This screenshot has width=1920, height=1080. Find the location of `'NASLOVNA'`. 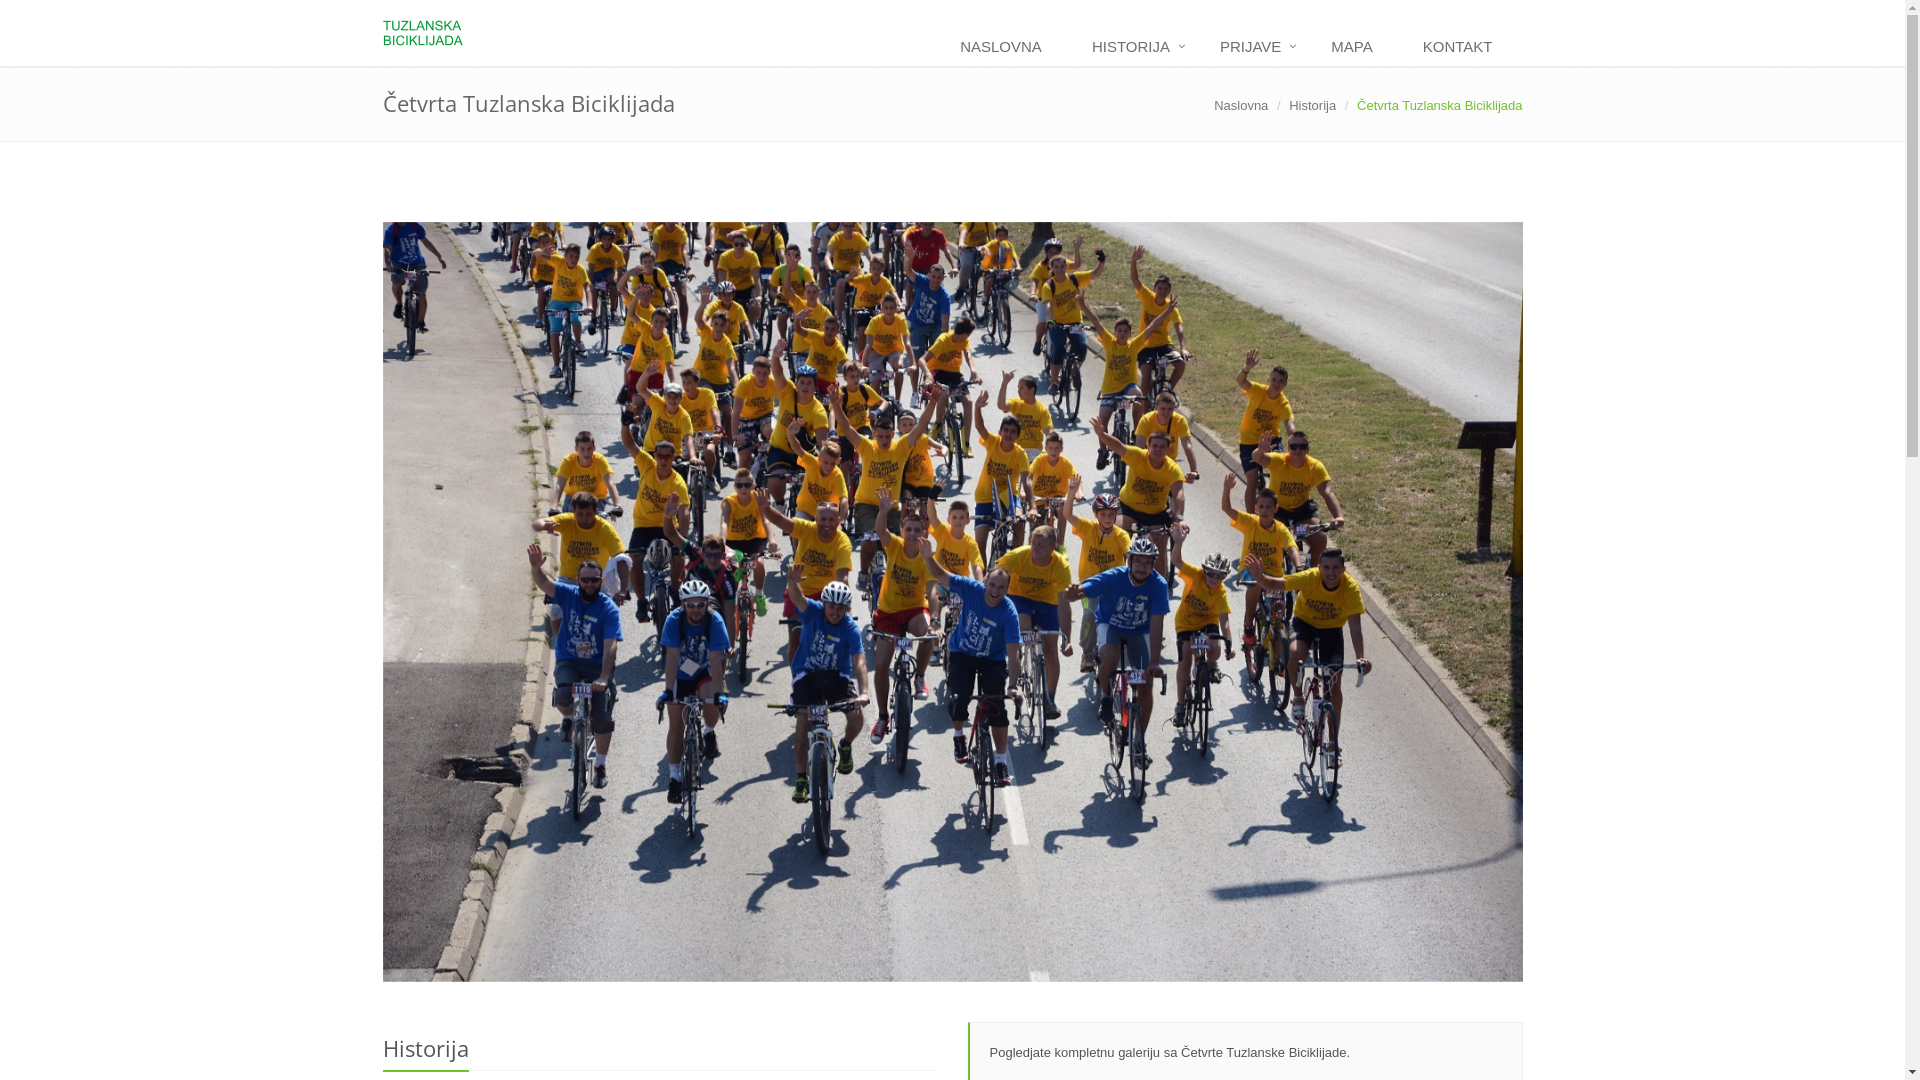

'NASLOVNA' is located at coordinates (1006, 46).